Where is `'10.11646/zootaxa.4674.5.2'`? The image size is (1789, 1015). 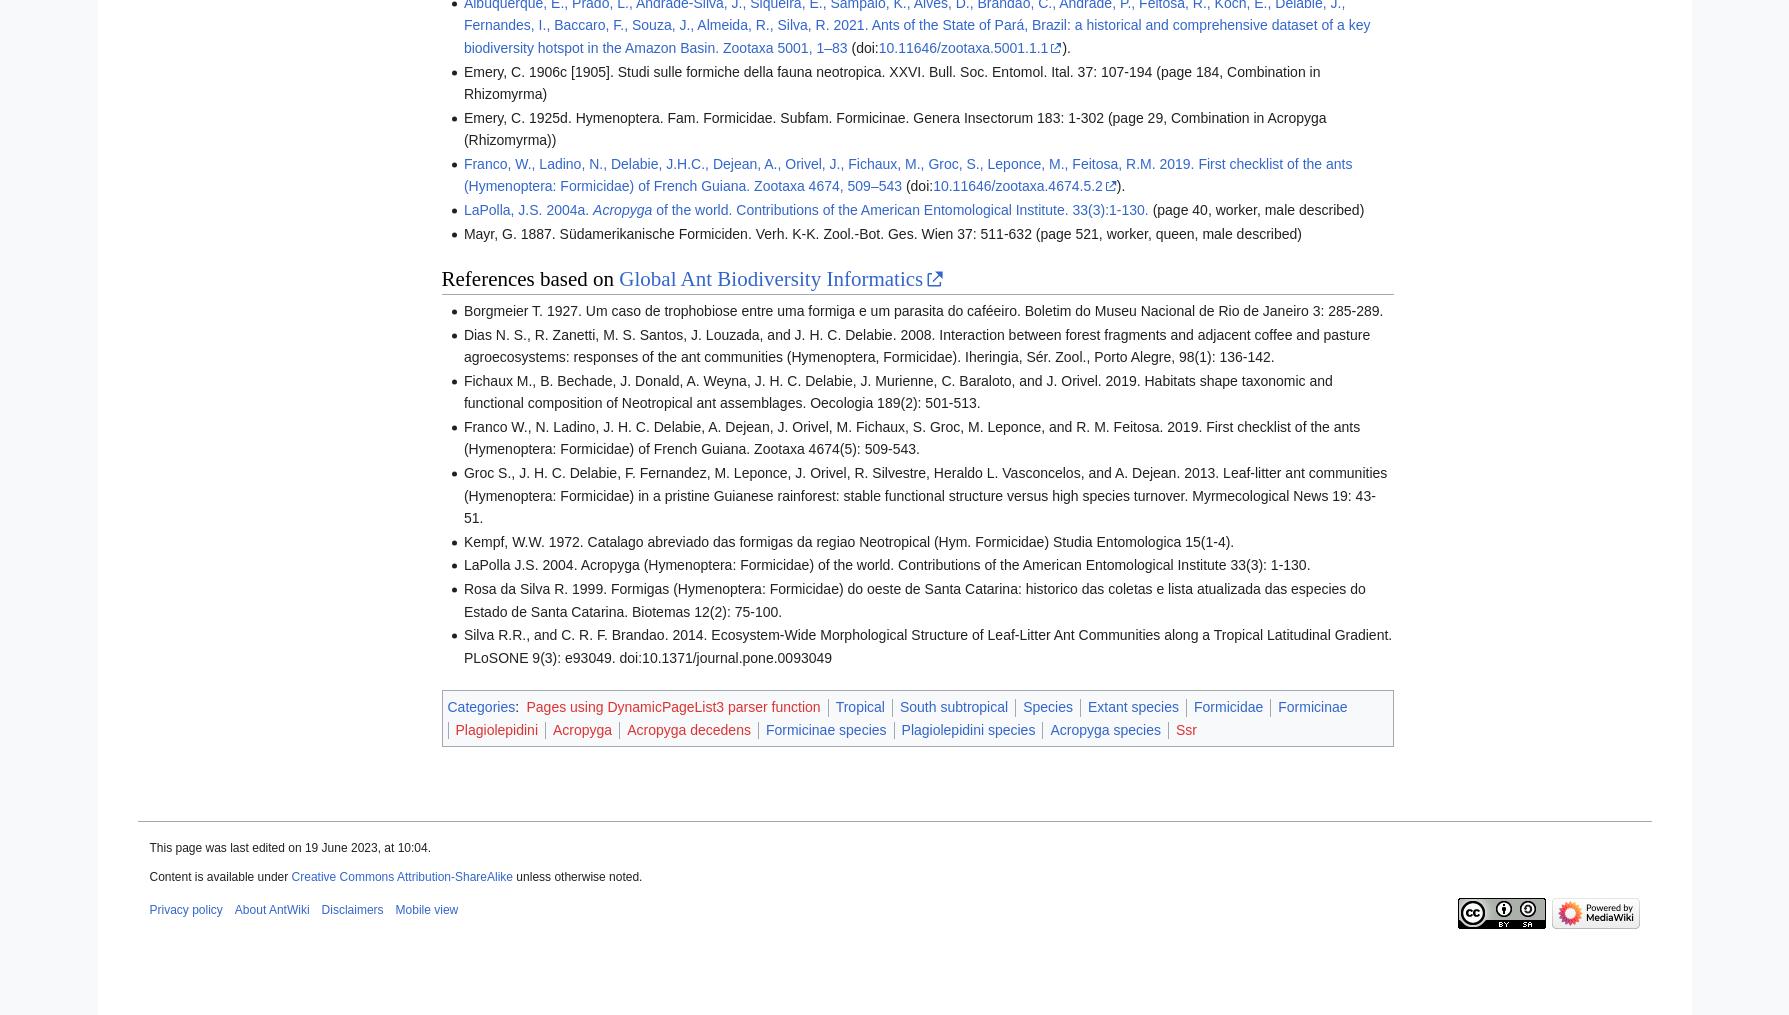
'10.11646/zootaxa.4674.5.2' is located at coordinates (1016, 185).